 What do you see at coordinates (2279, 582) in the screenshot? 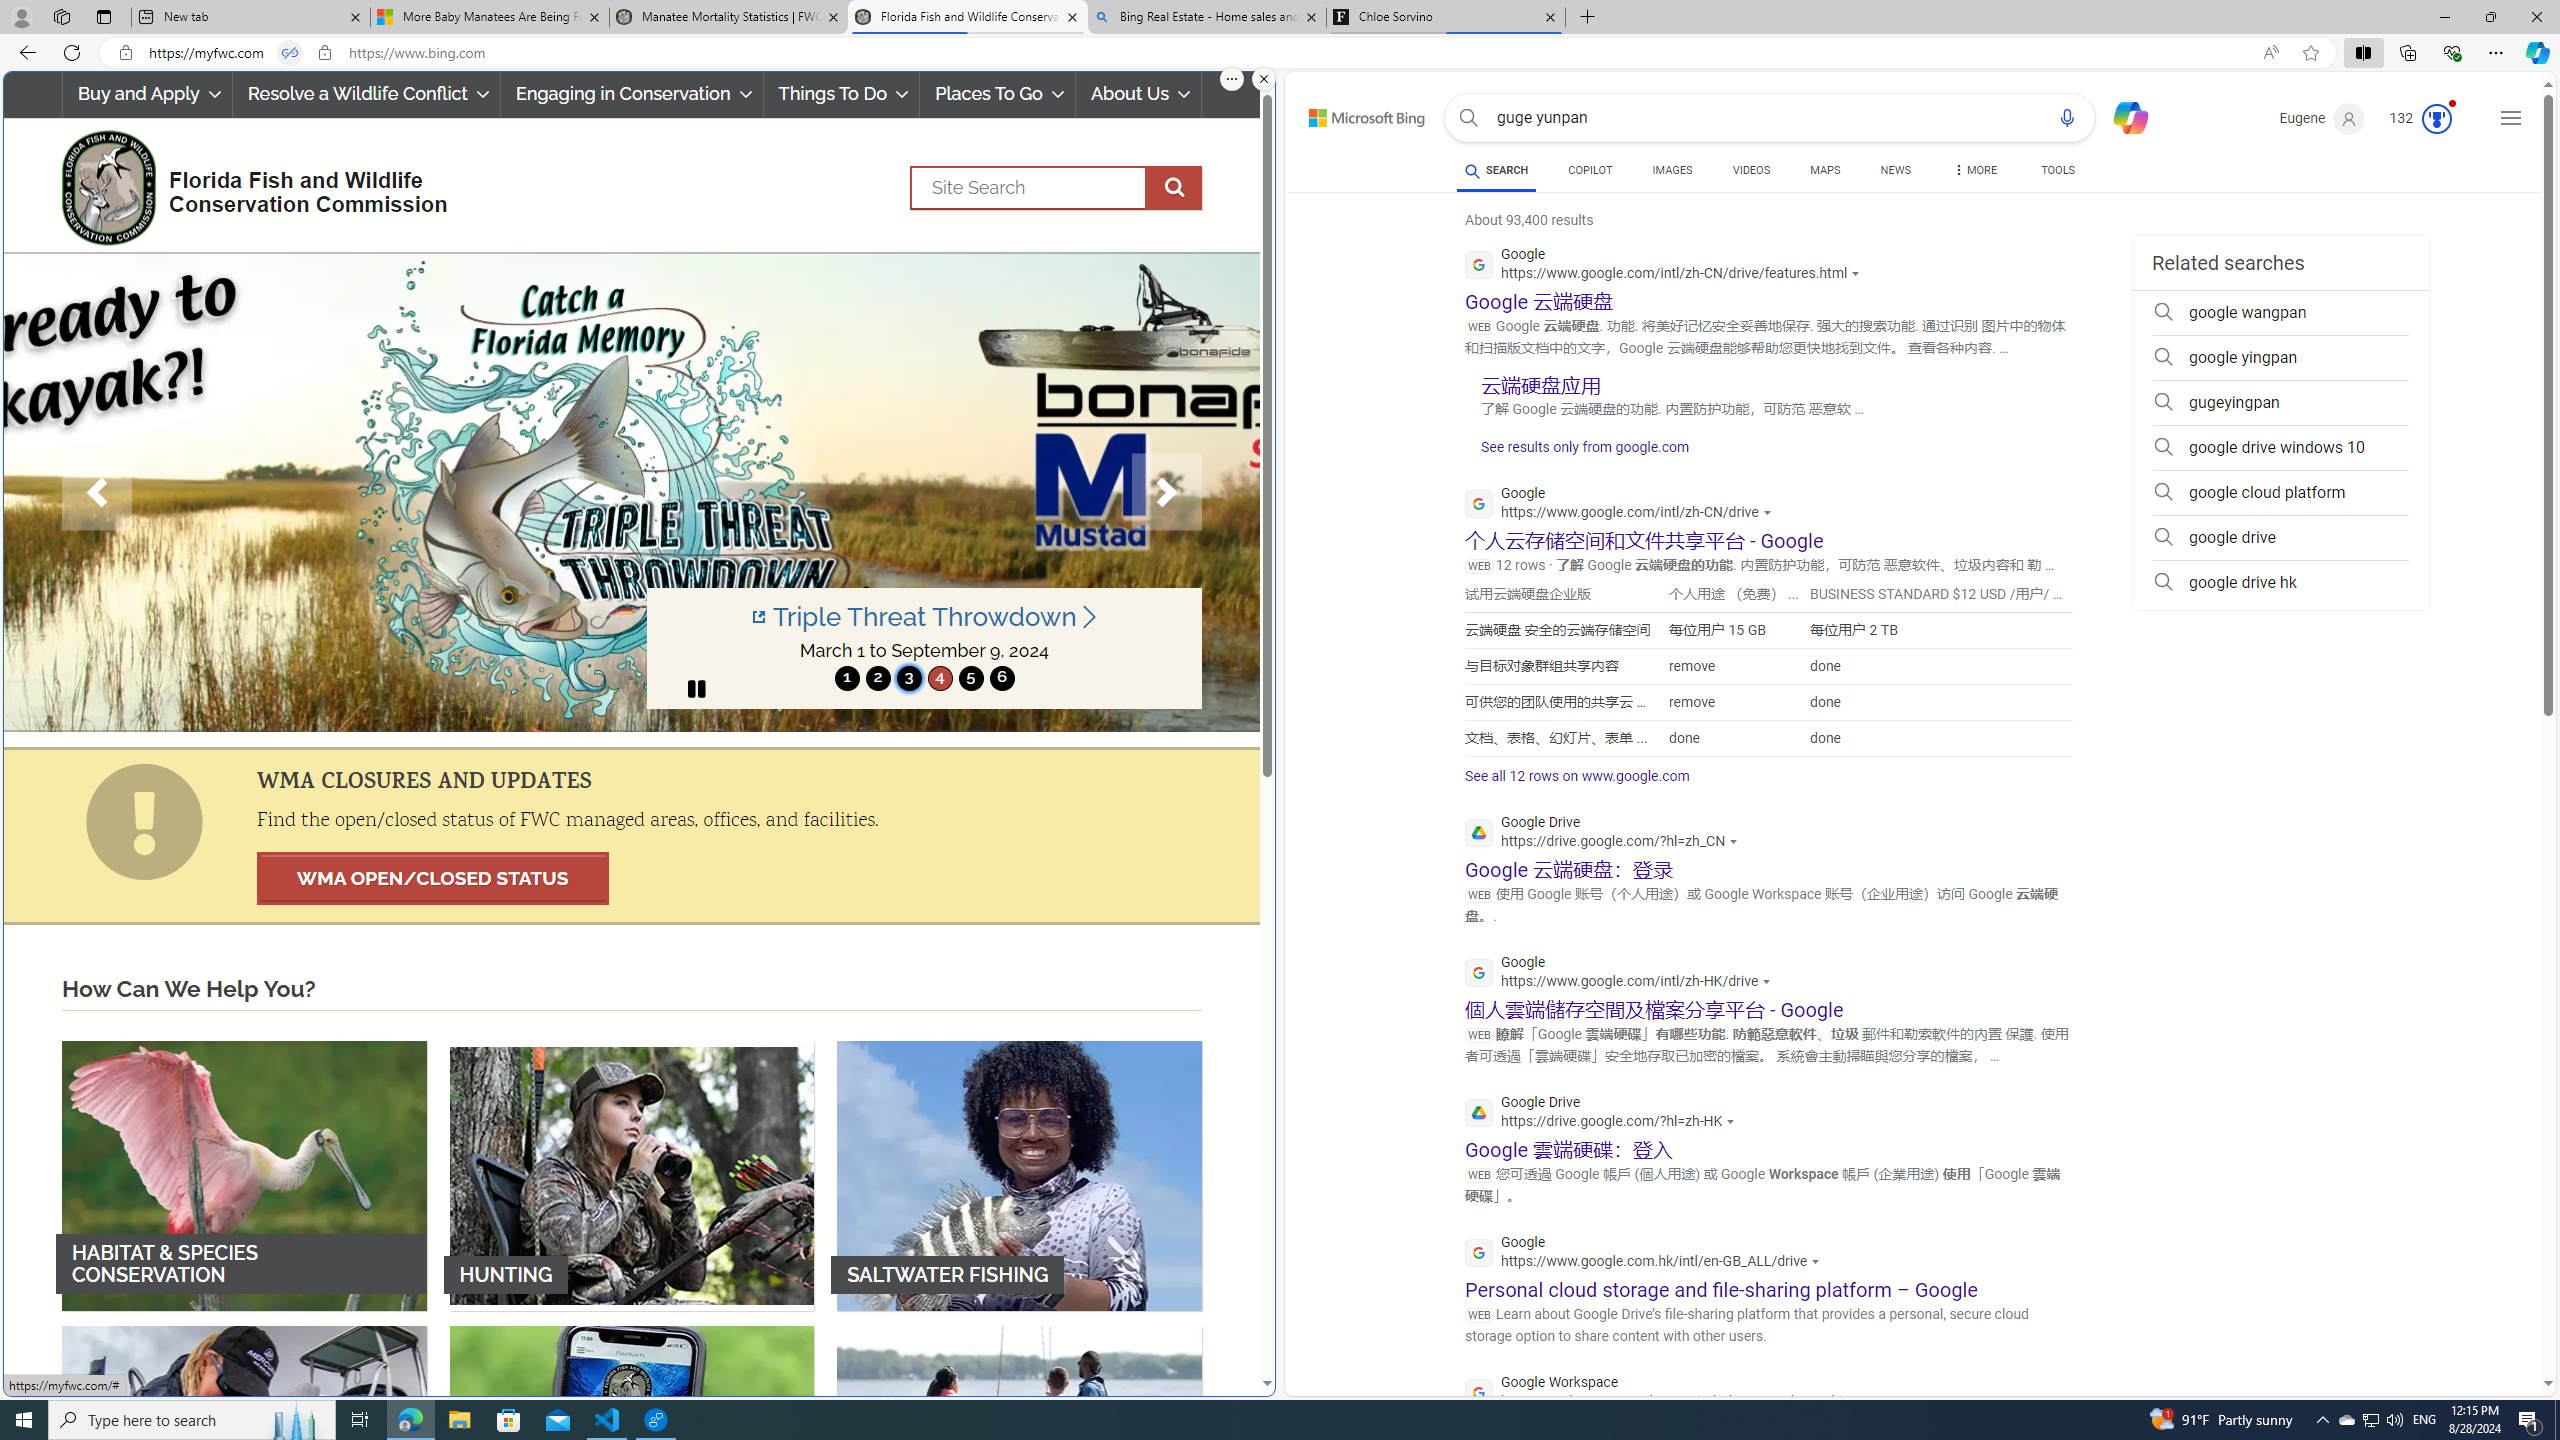
I see `'google drive hk'` at bounding box center [2279, 582].